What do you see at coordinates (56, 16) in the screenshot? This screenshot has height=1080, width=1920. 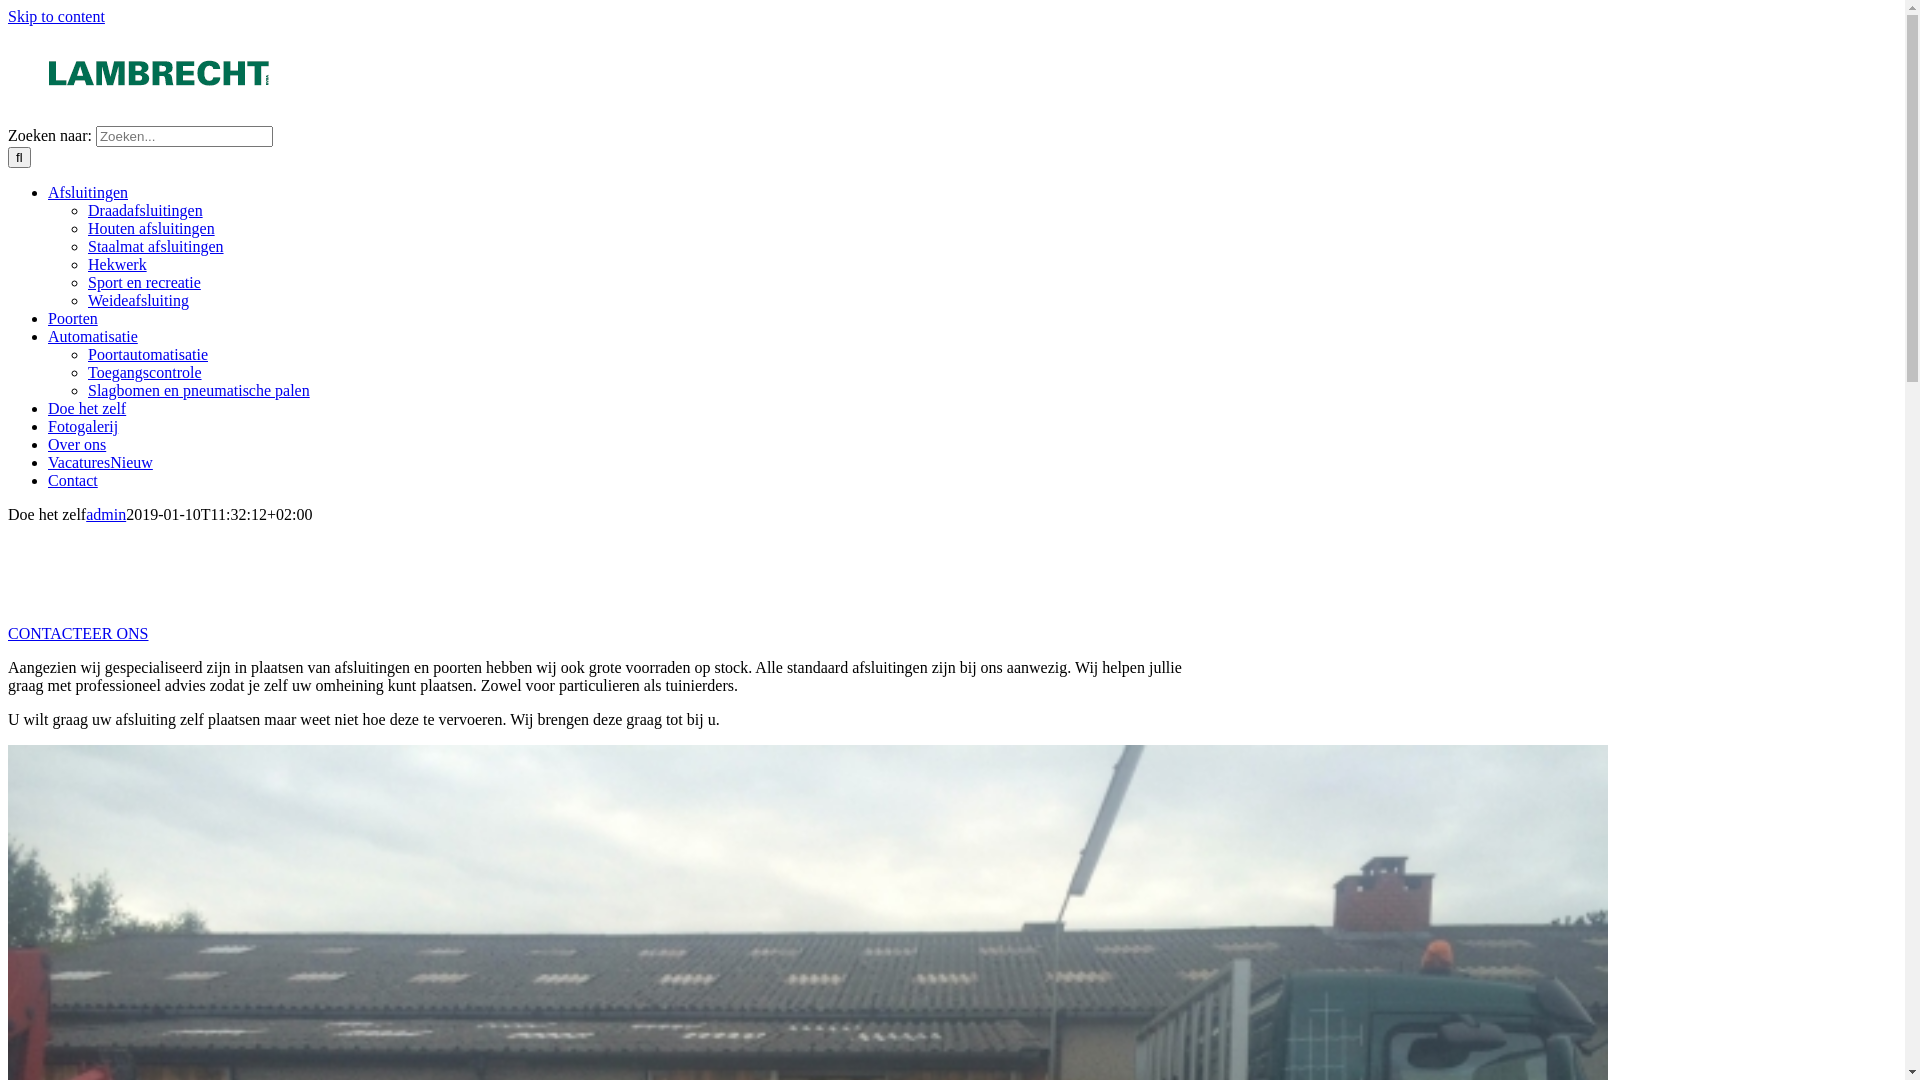 I see `'Skip to content'` at bounding box center [56, 16].